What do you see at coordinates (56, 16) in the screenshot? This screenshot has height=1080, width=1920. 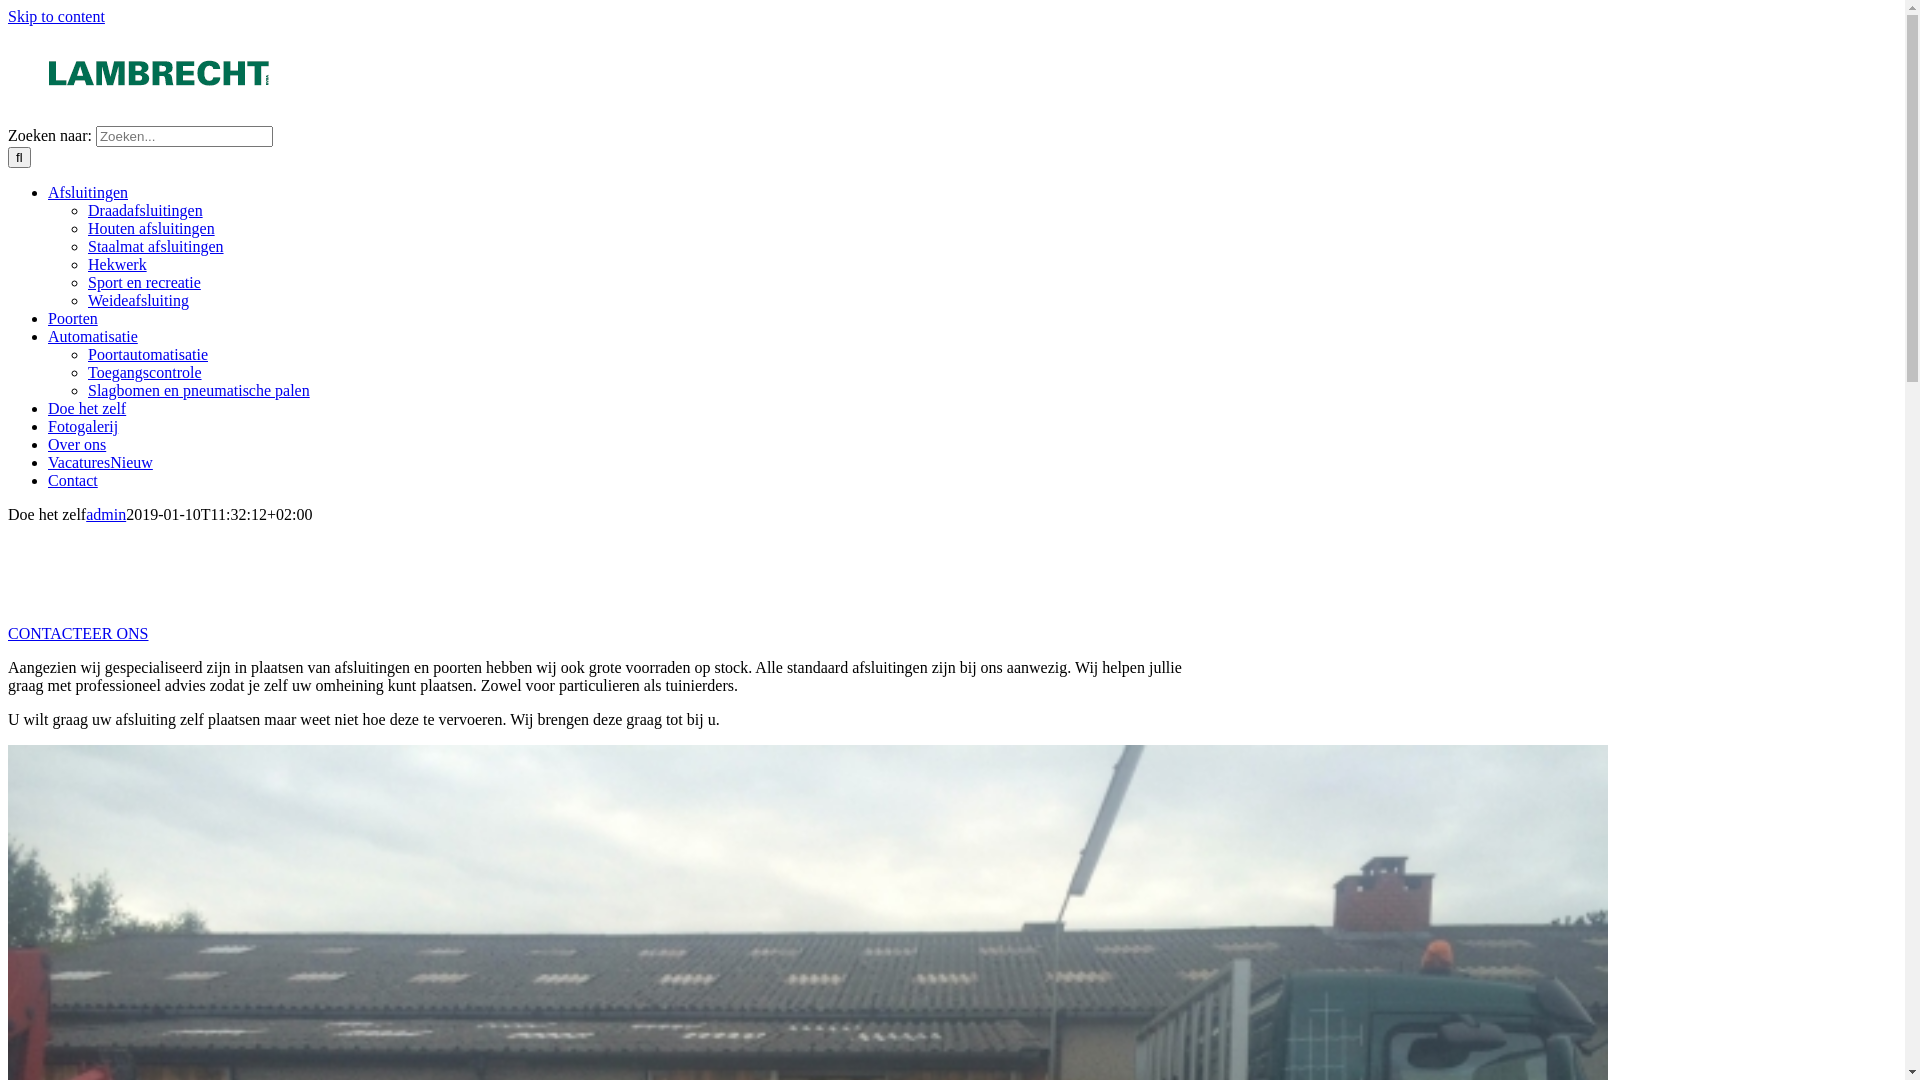 I see `'Skip to content'` at bounding box center [56, 16].